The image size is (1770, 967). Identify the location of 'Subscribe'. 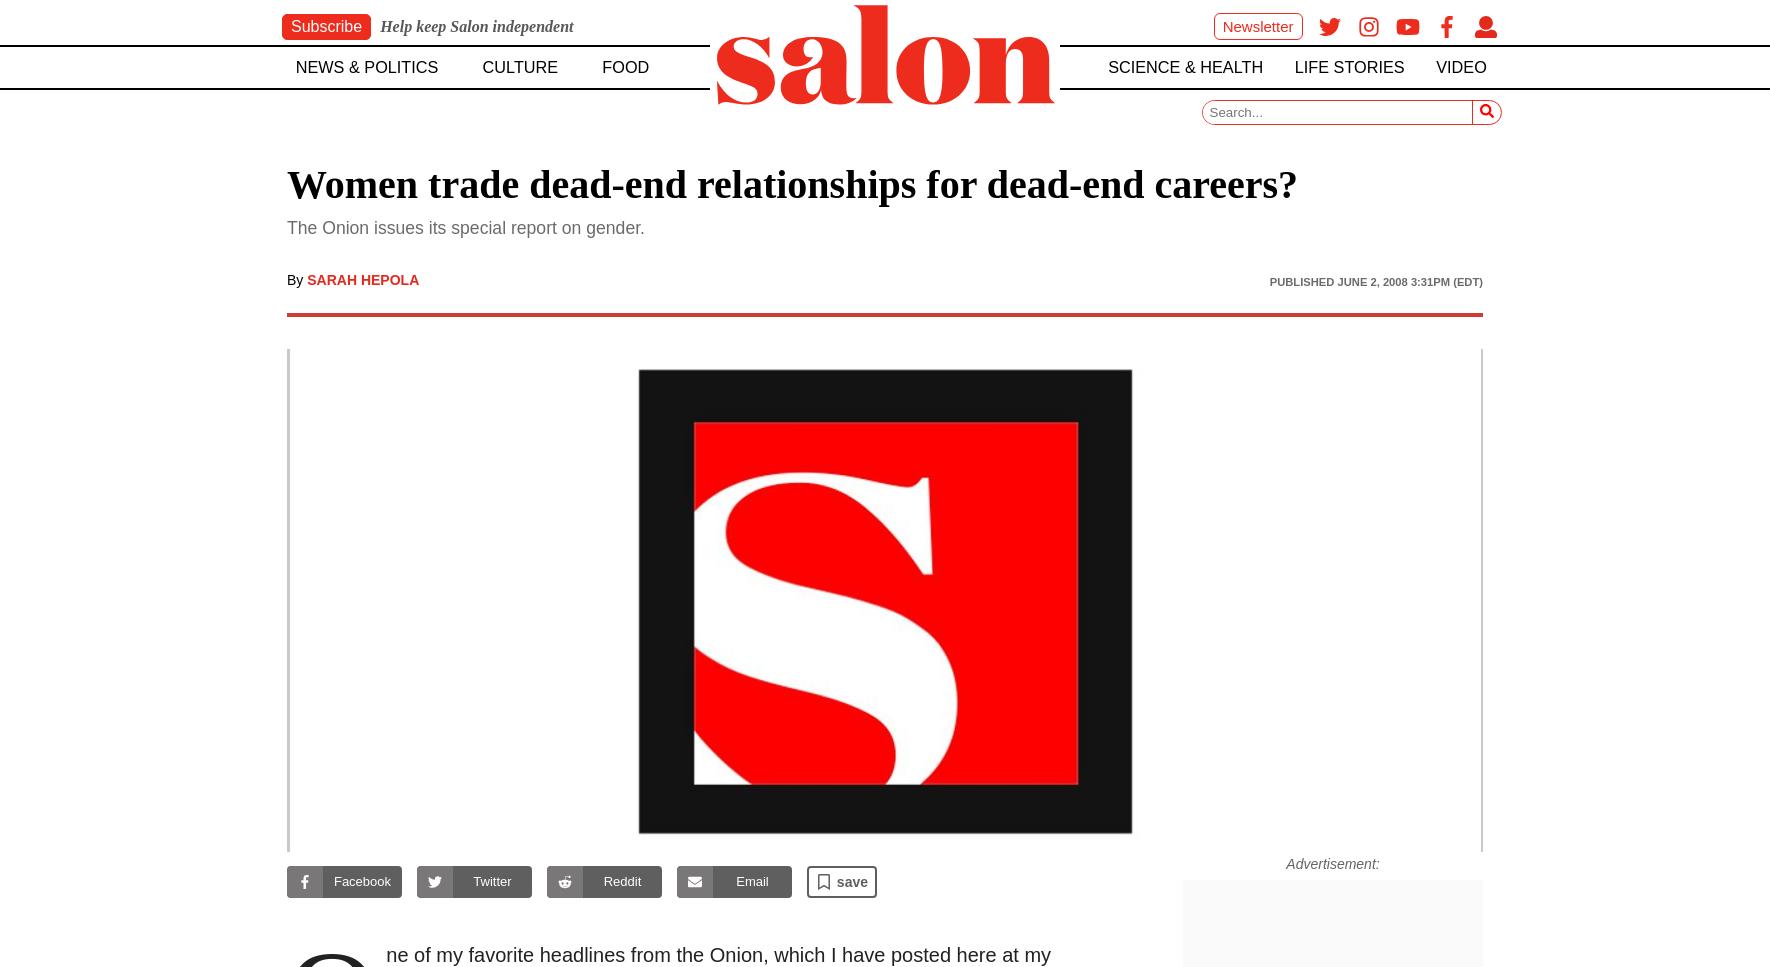
(290, 26).